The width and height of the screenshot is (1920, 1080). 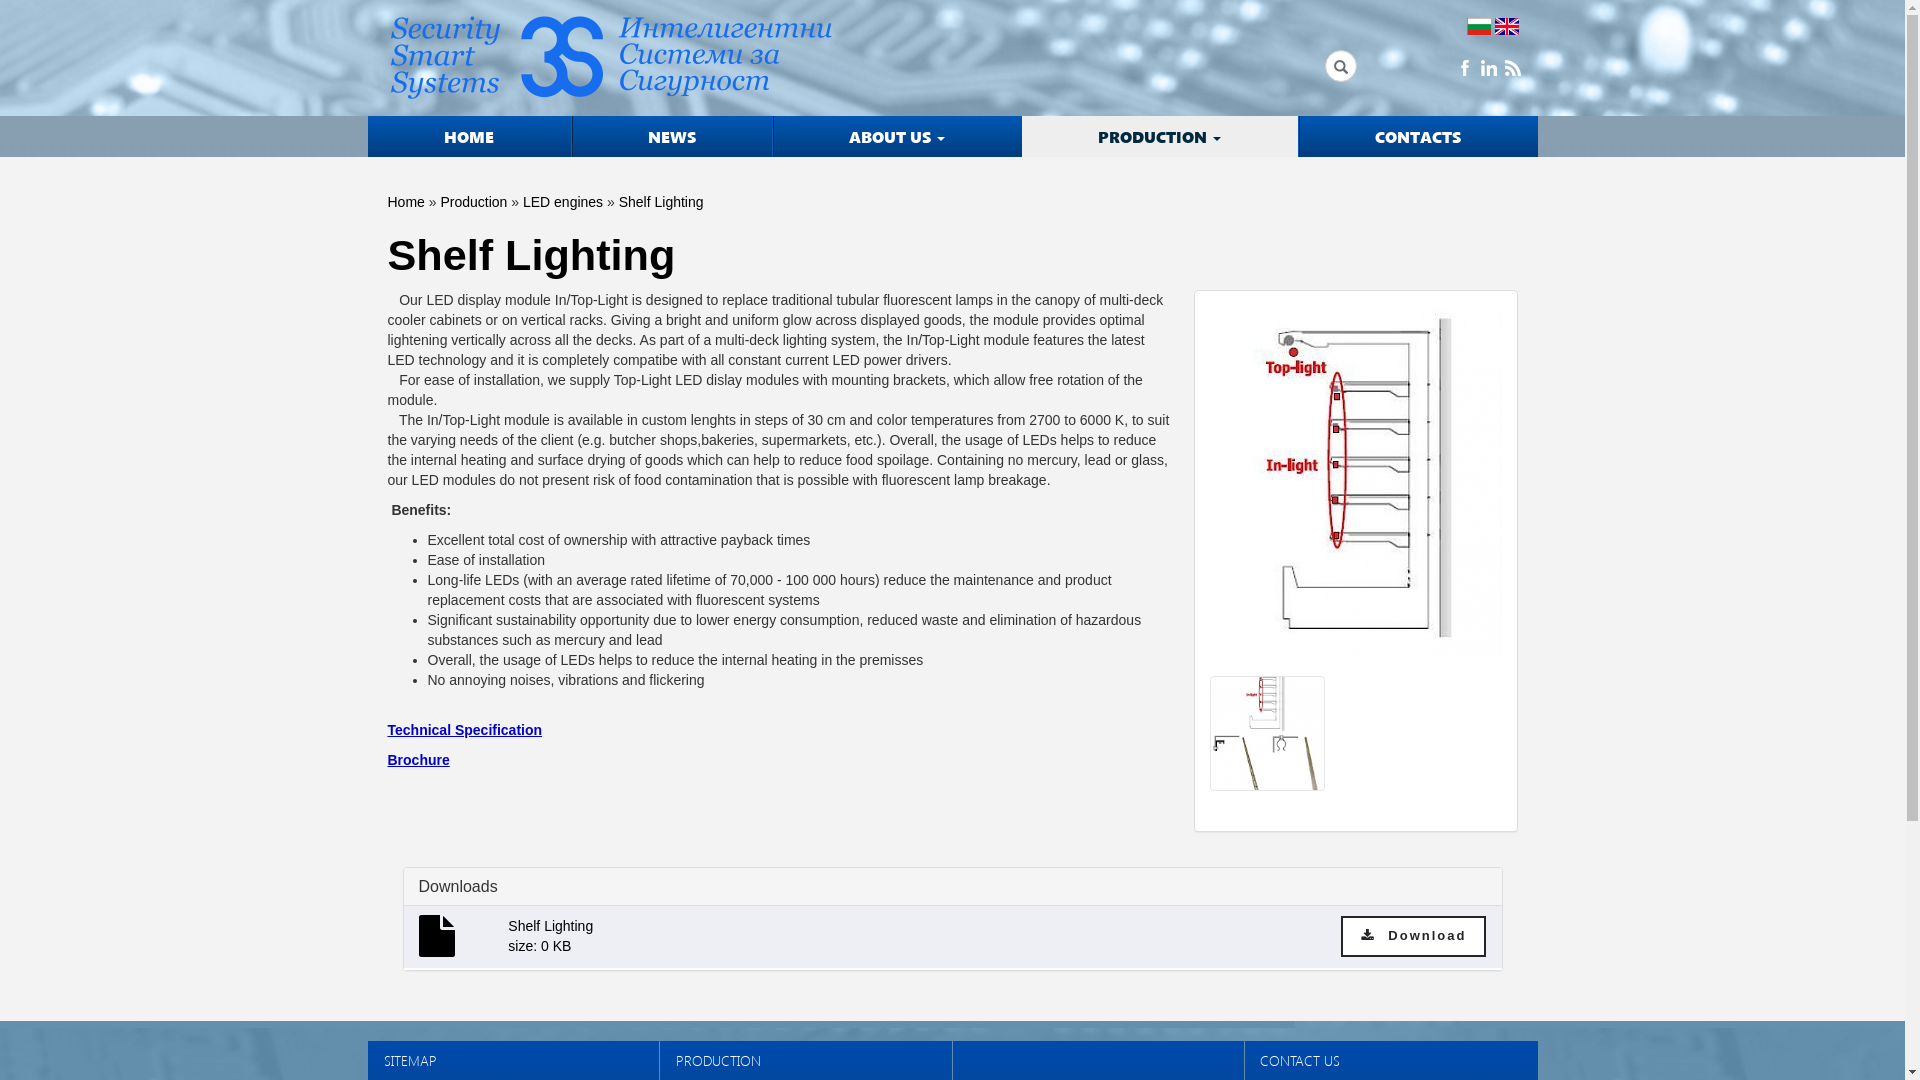 I want to click on 'Shelf Lighting', so click(x=661, y=201).